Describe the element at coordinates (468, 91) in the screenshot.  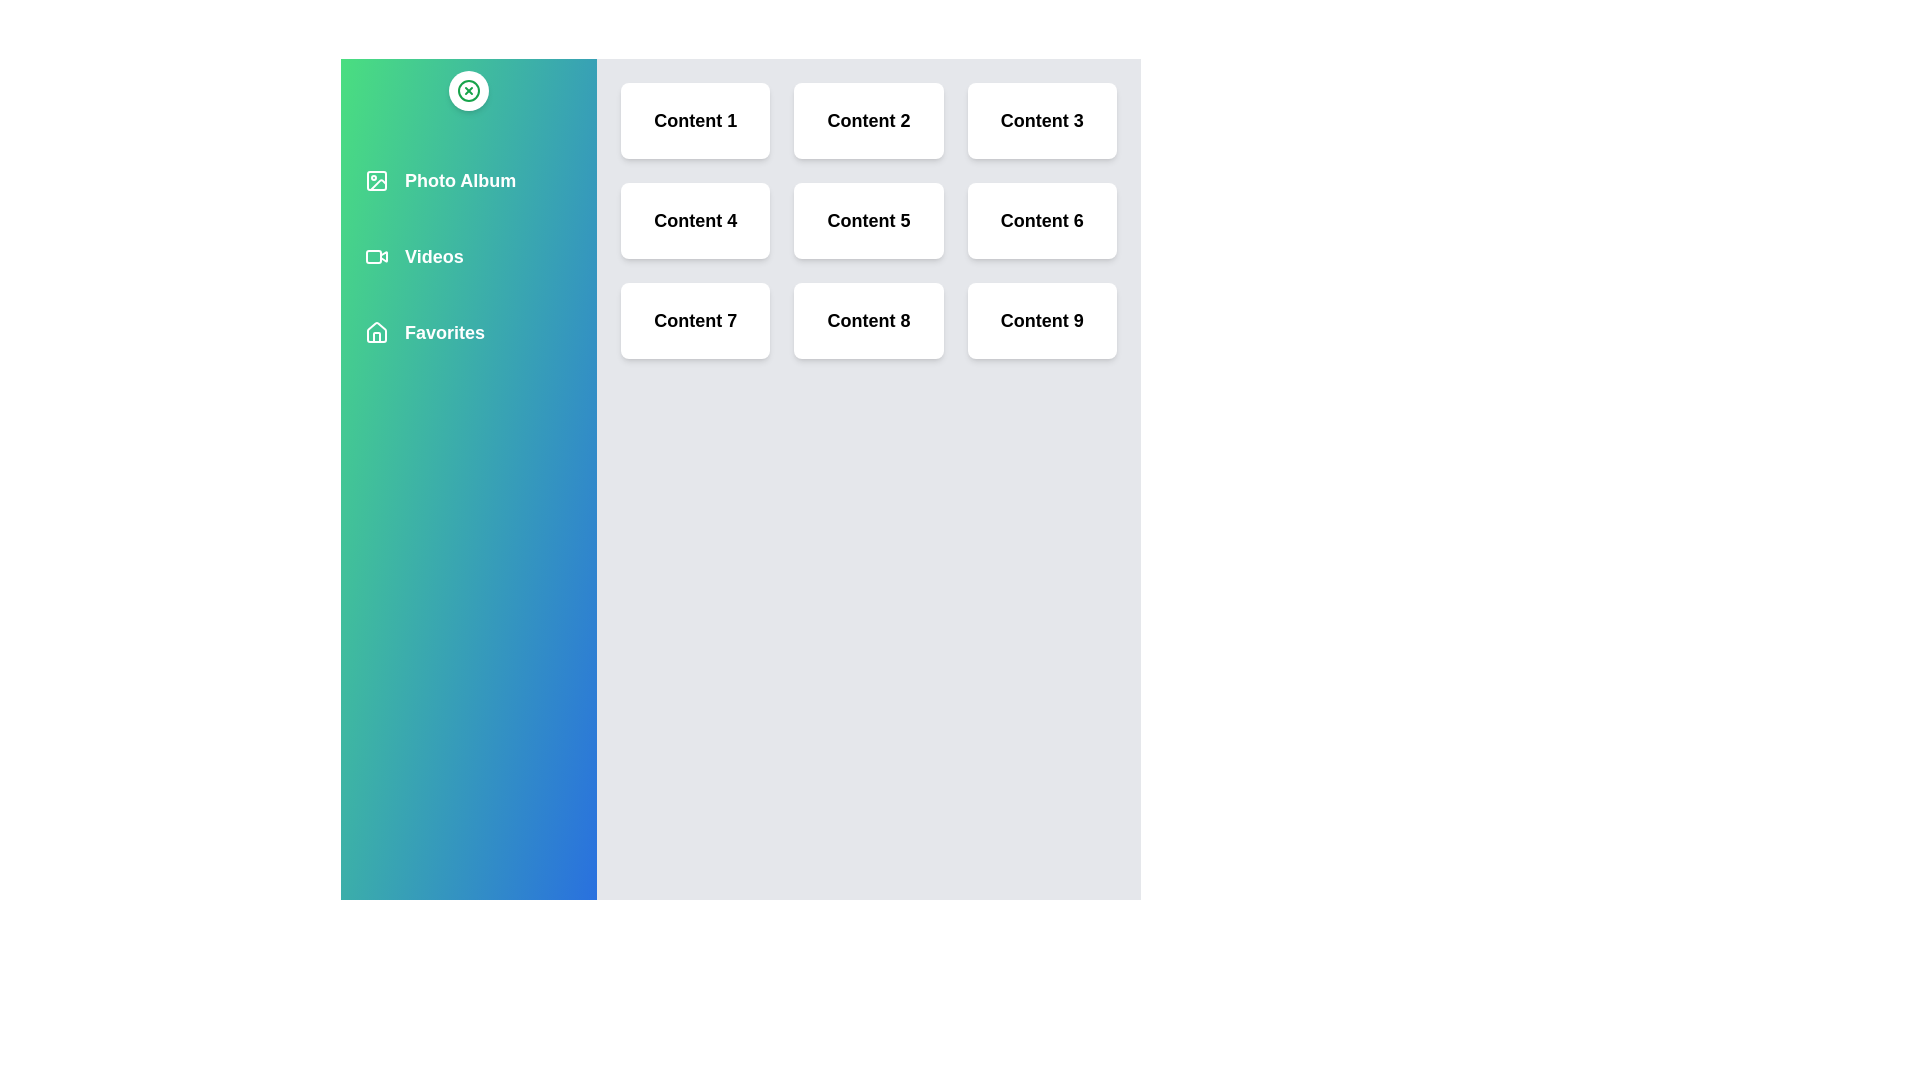
I see `toggle button to open or close the drawer` at that location.